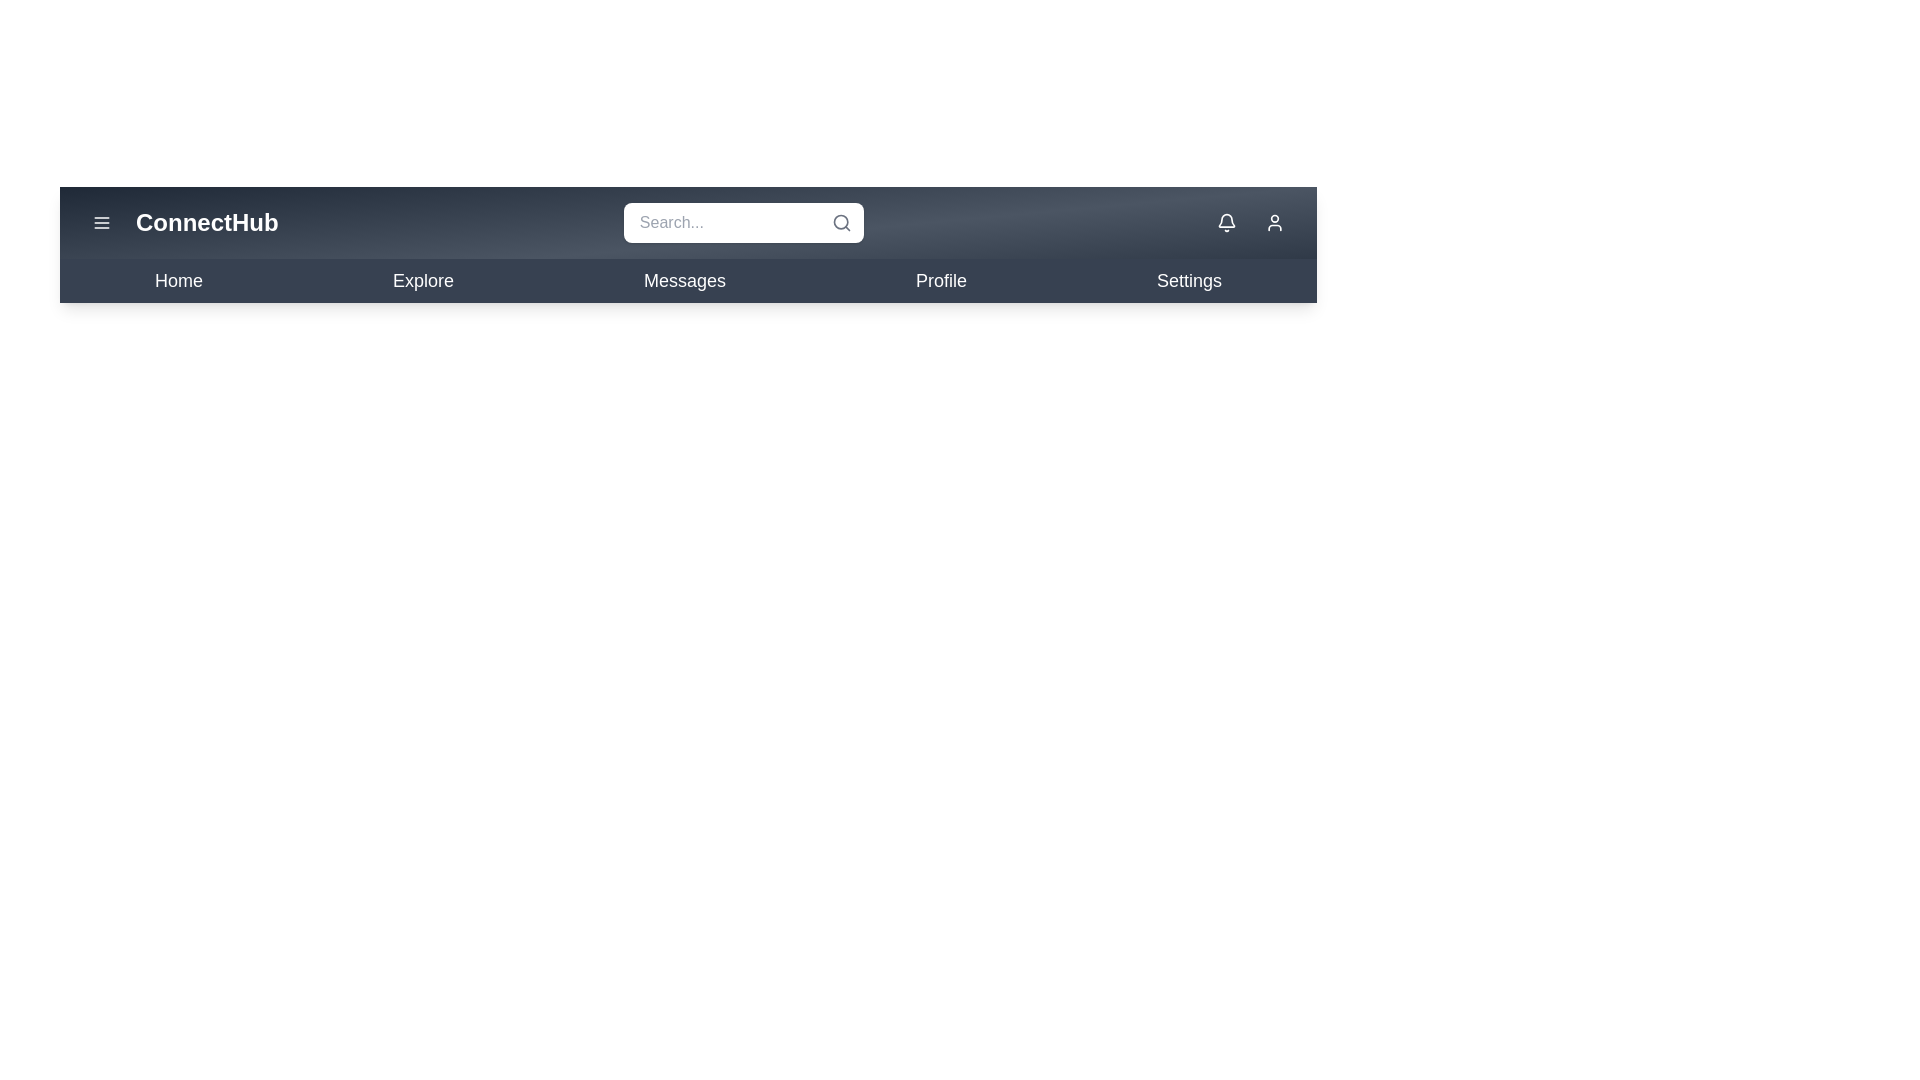  Describe the element at coordinates (100, 223) in the screenshot. I see `the menu button to toggle the menu visibility` at that location.